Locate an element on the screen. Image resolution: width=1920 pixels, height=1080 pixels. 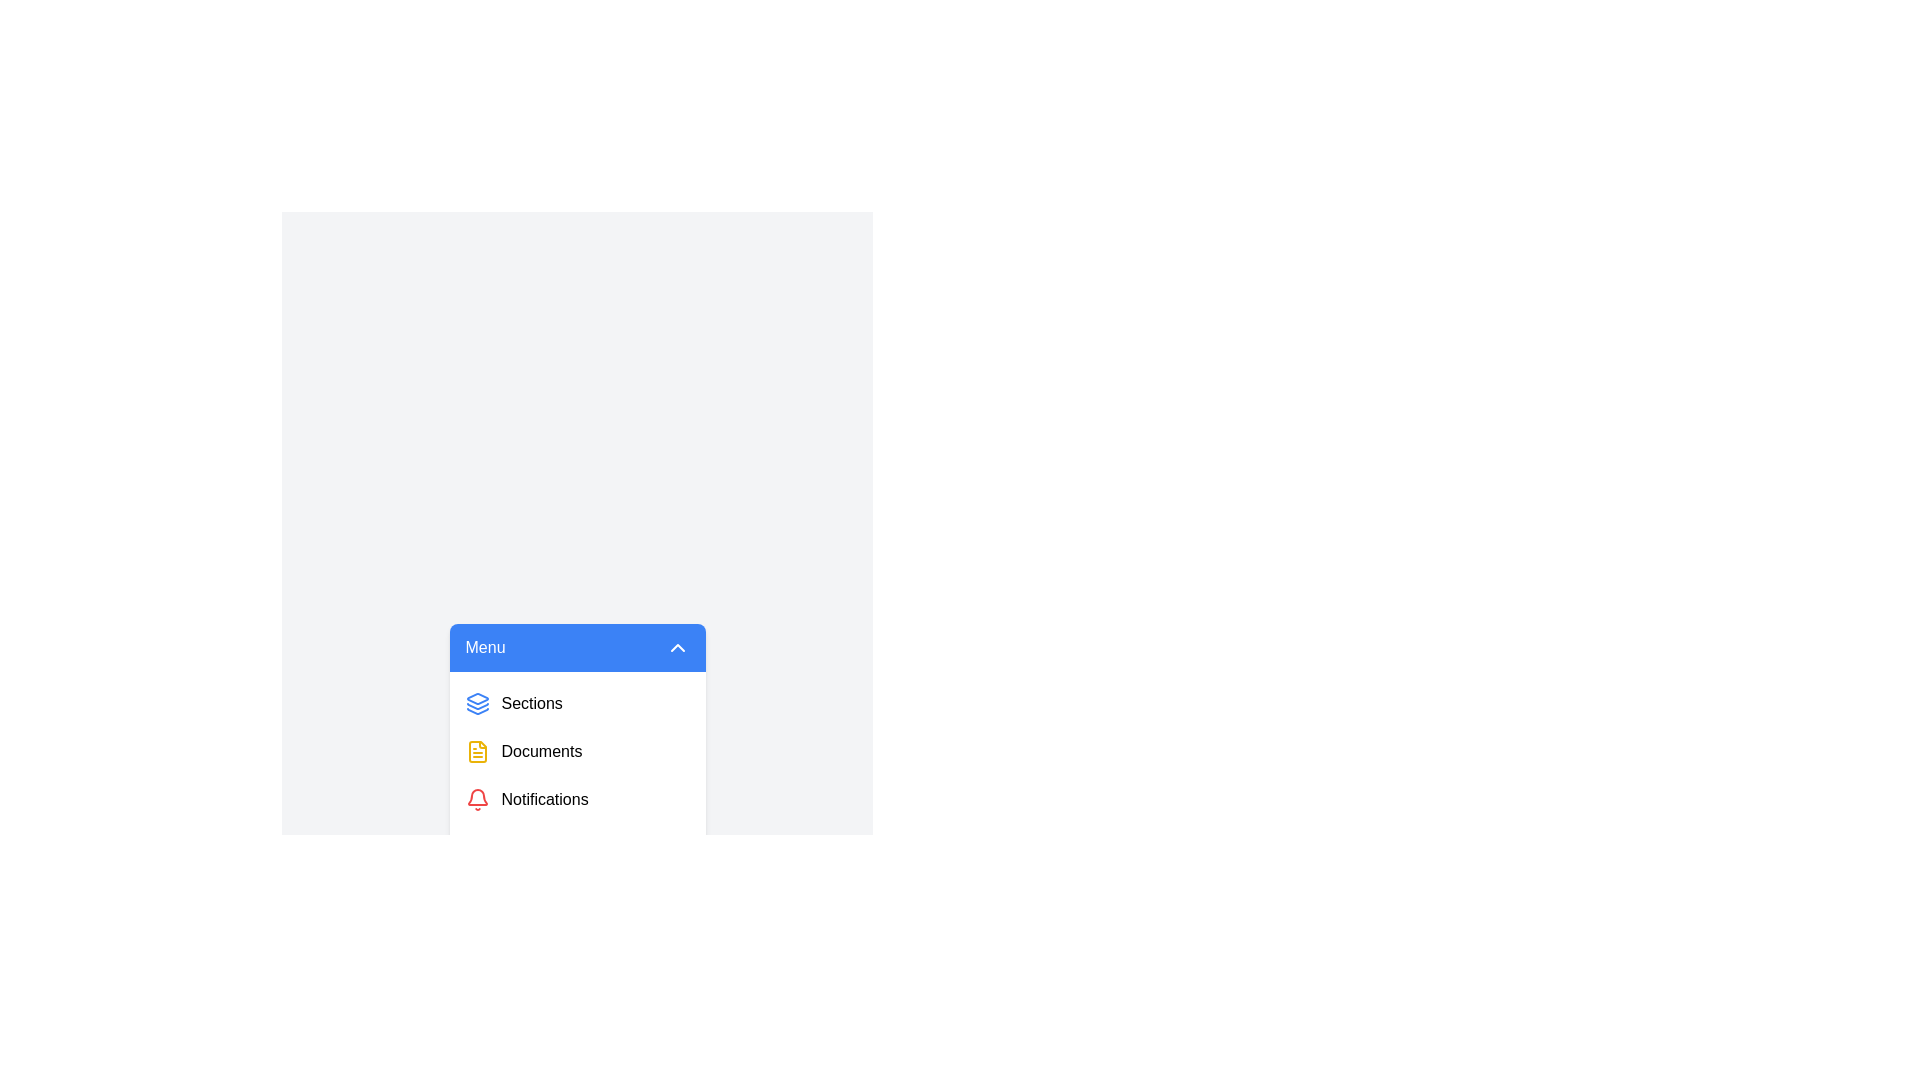
the 'Sections' menu item to select it is located at coordinates (576, 703).